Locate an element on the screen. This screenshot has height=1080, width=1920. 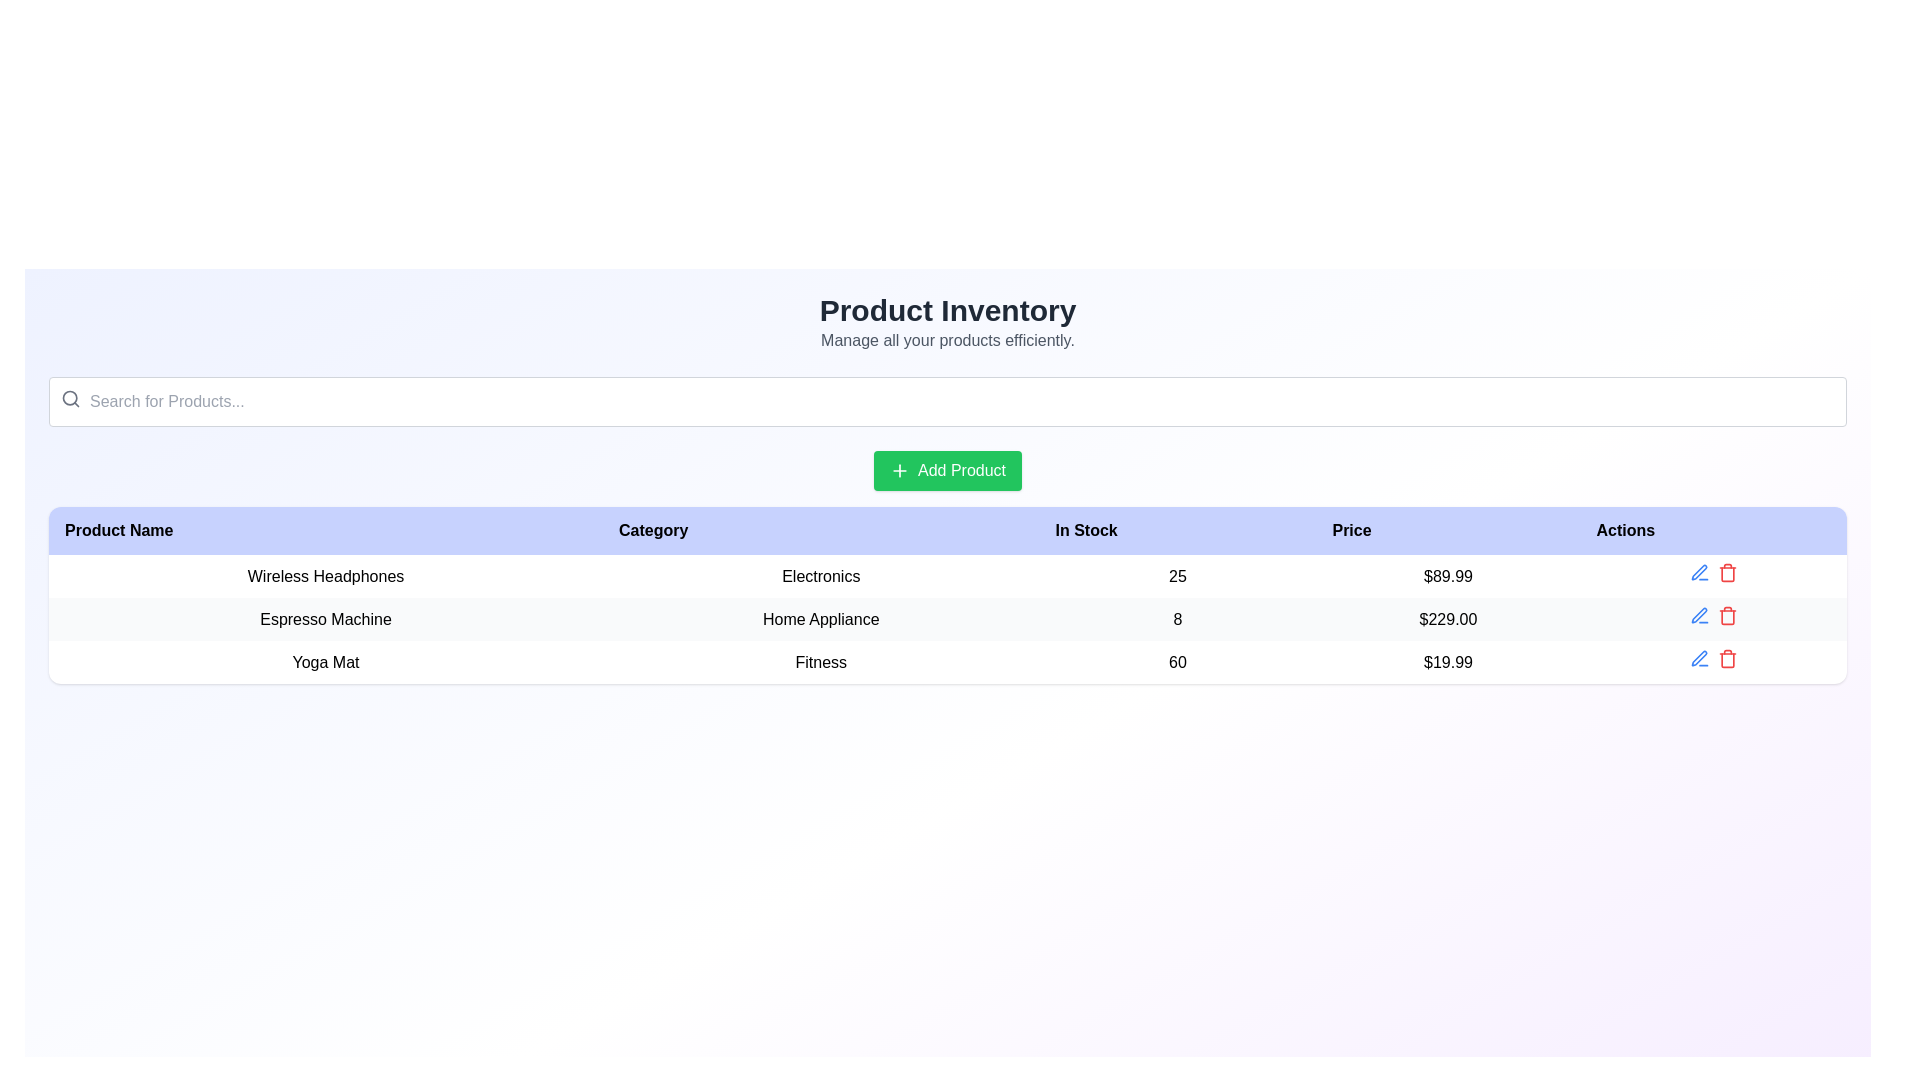
the delete icon located in the last row of the table under the 'Actions' column is located at coordinates (1726, 659).